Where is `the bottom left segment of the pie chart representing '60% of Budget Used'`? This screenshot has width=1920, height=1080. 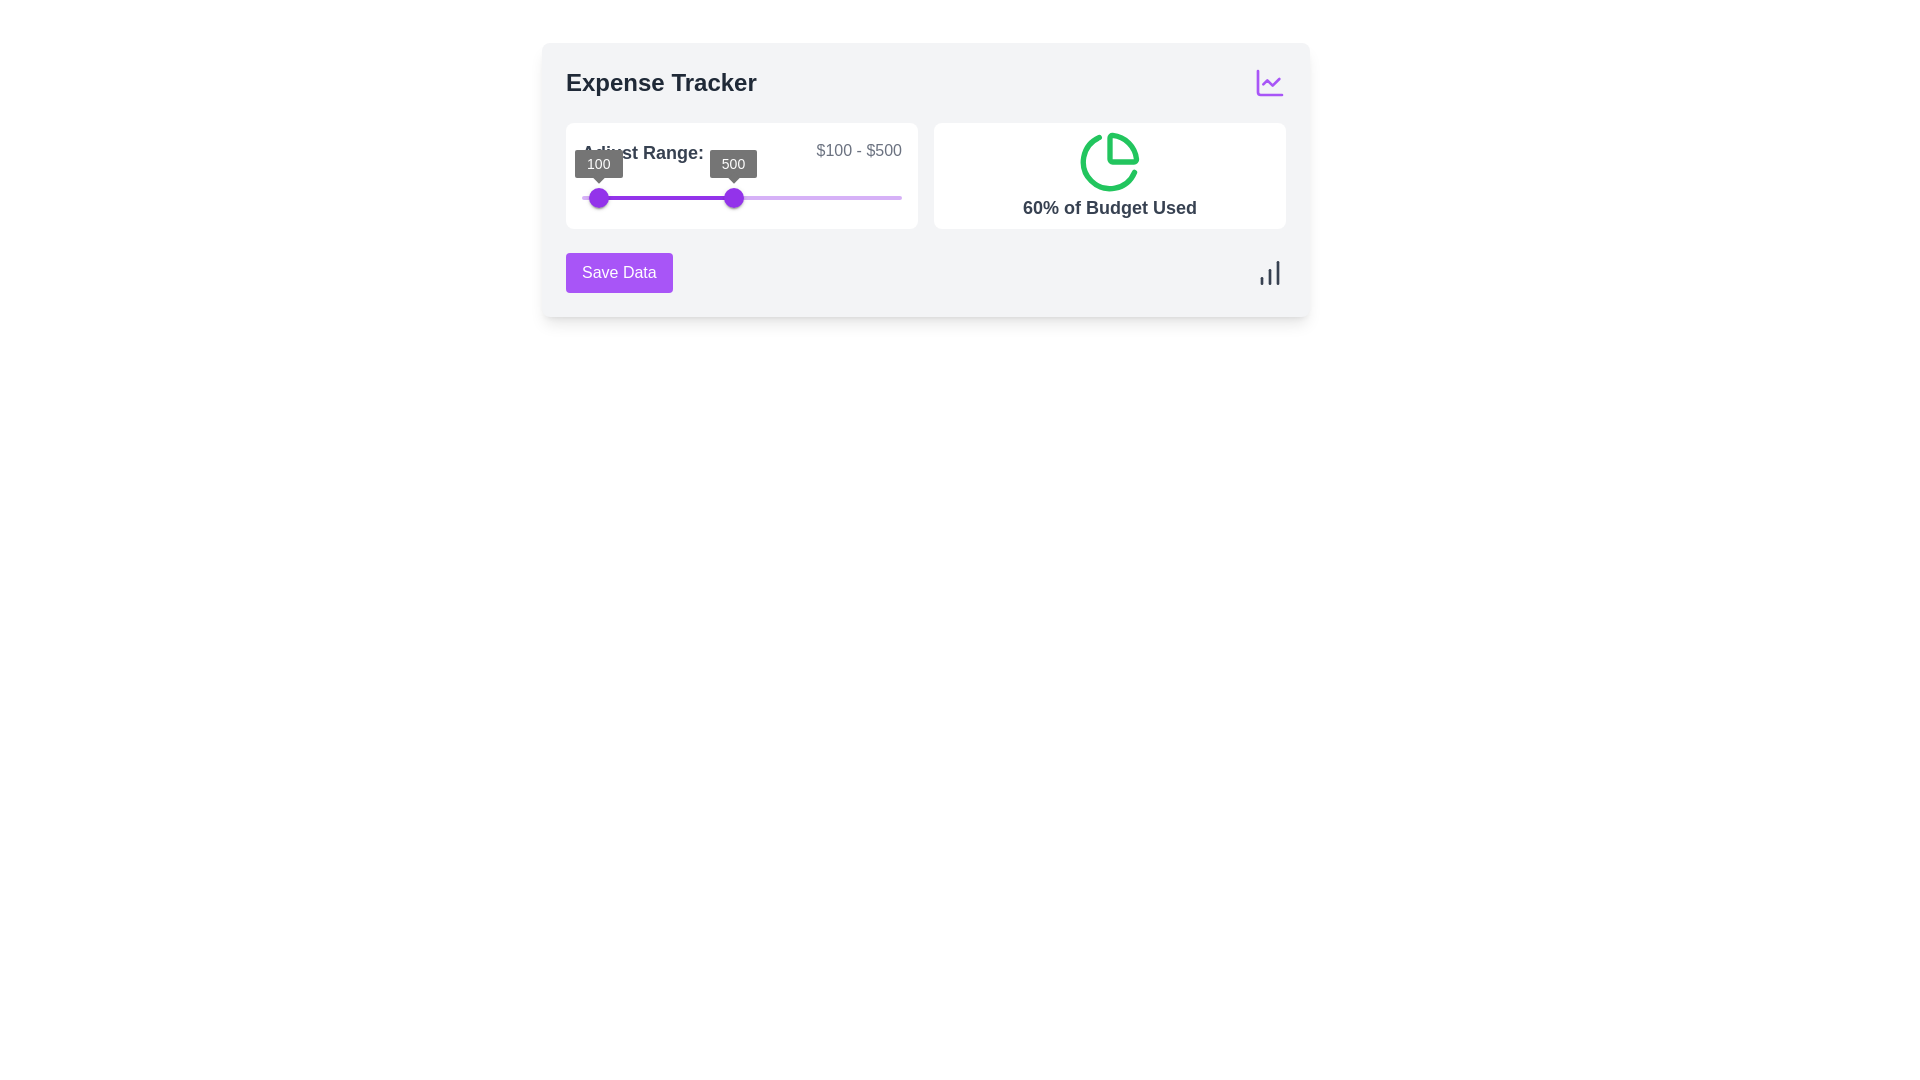 the bottom left segment of the pie chart representing '60% of Budget Used' is located at coordinates (1107, 162).